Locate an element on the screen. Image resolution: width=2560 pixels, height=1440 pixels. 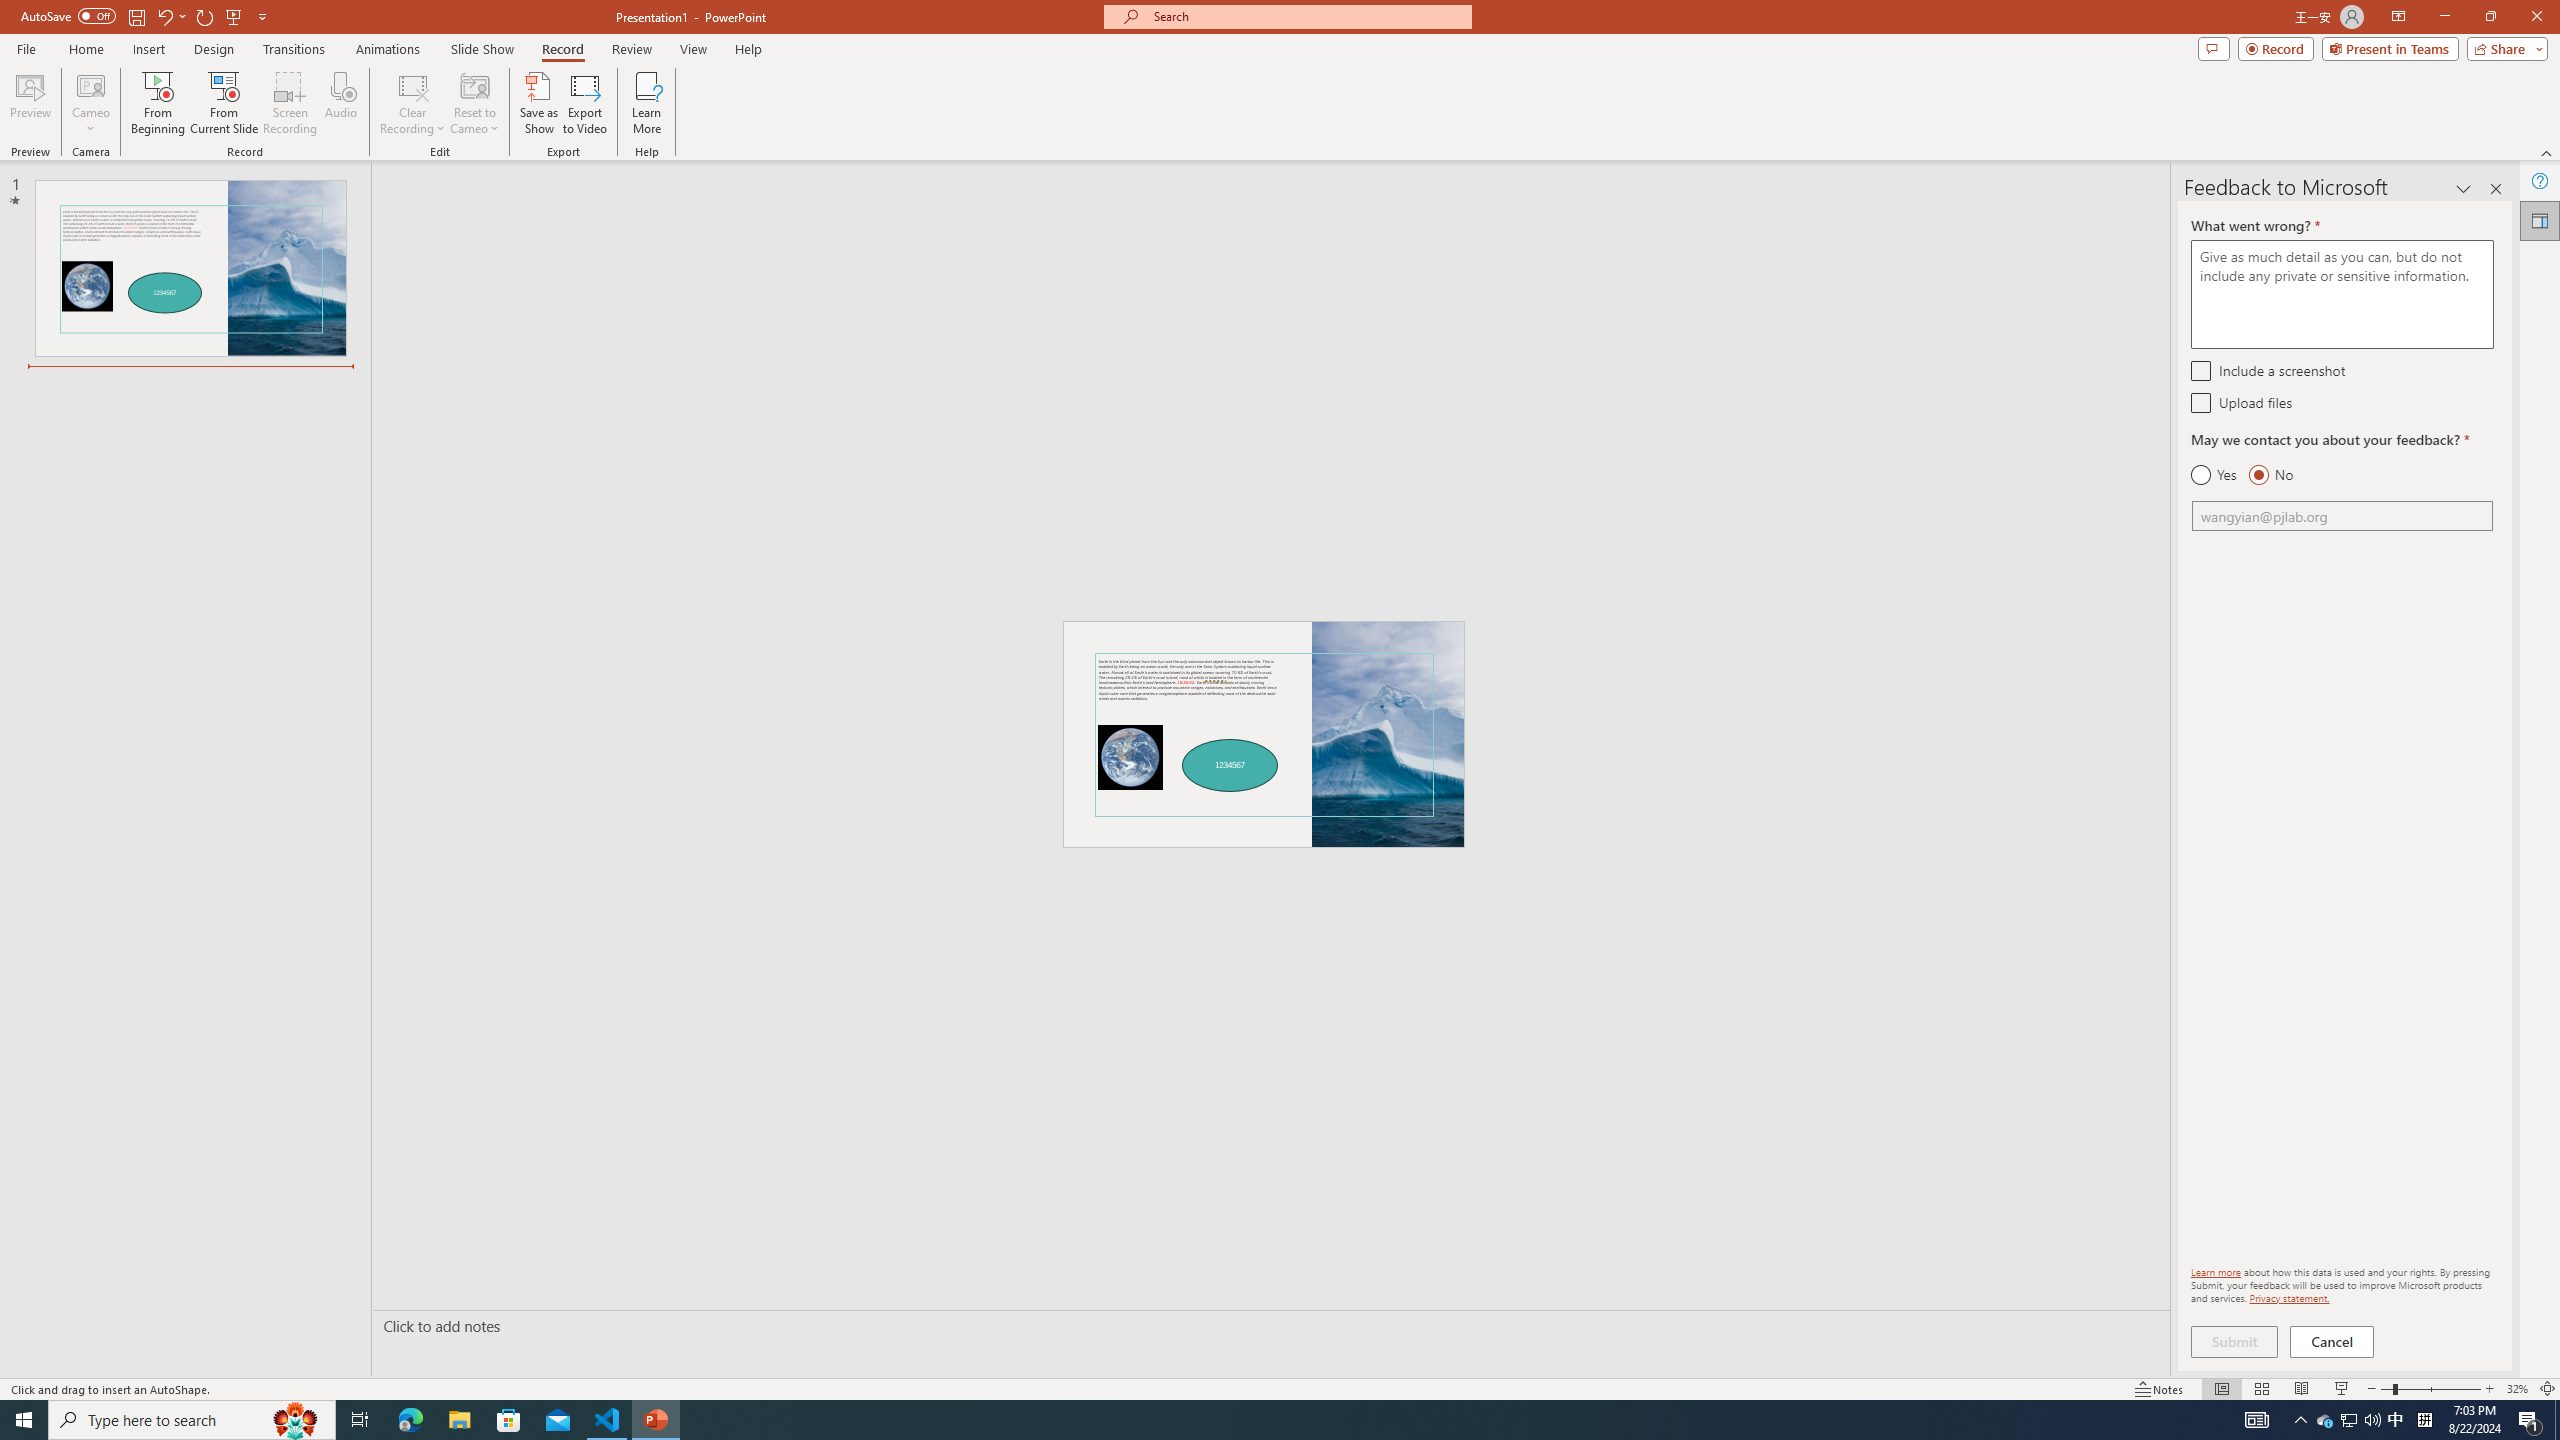
'AutoSave' is located at coordinates (69, 15).